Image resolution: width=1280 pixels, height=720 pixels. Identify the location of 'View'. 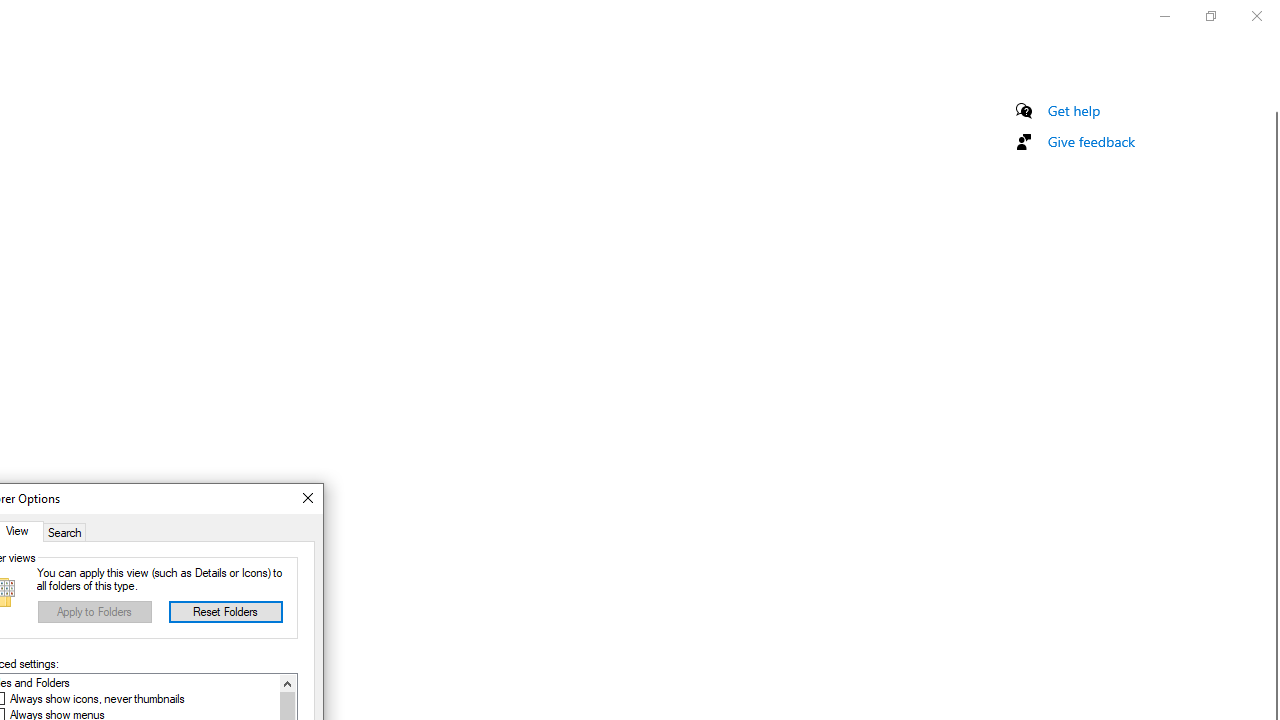
(21, 530).